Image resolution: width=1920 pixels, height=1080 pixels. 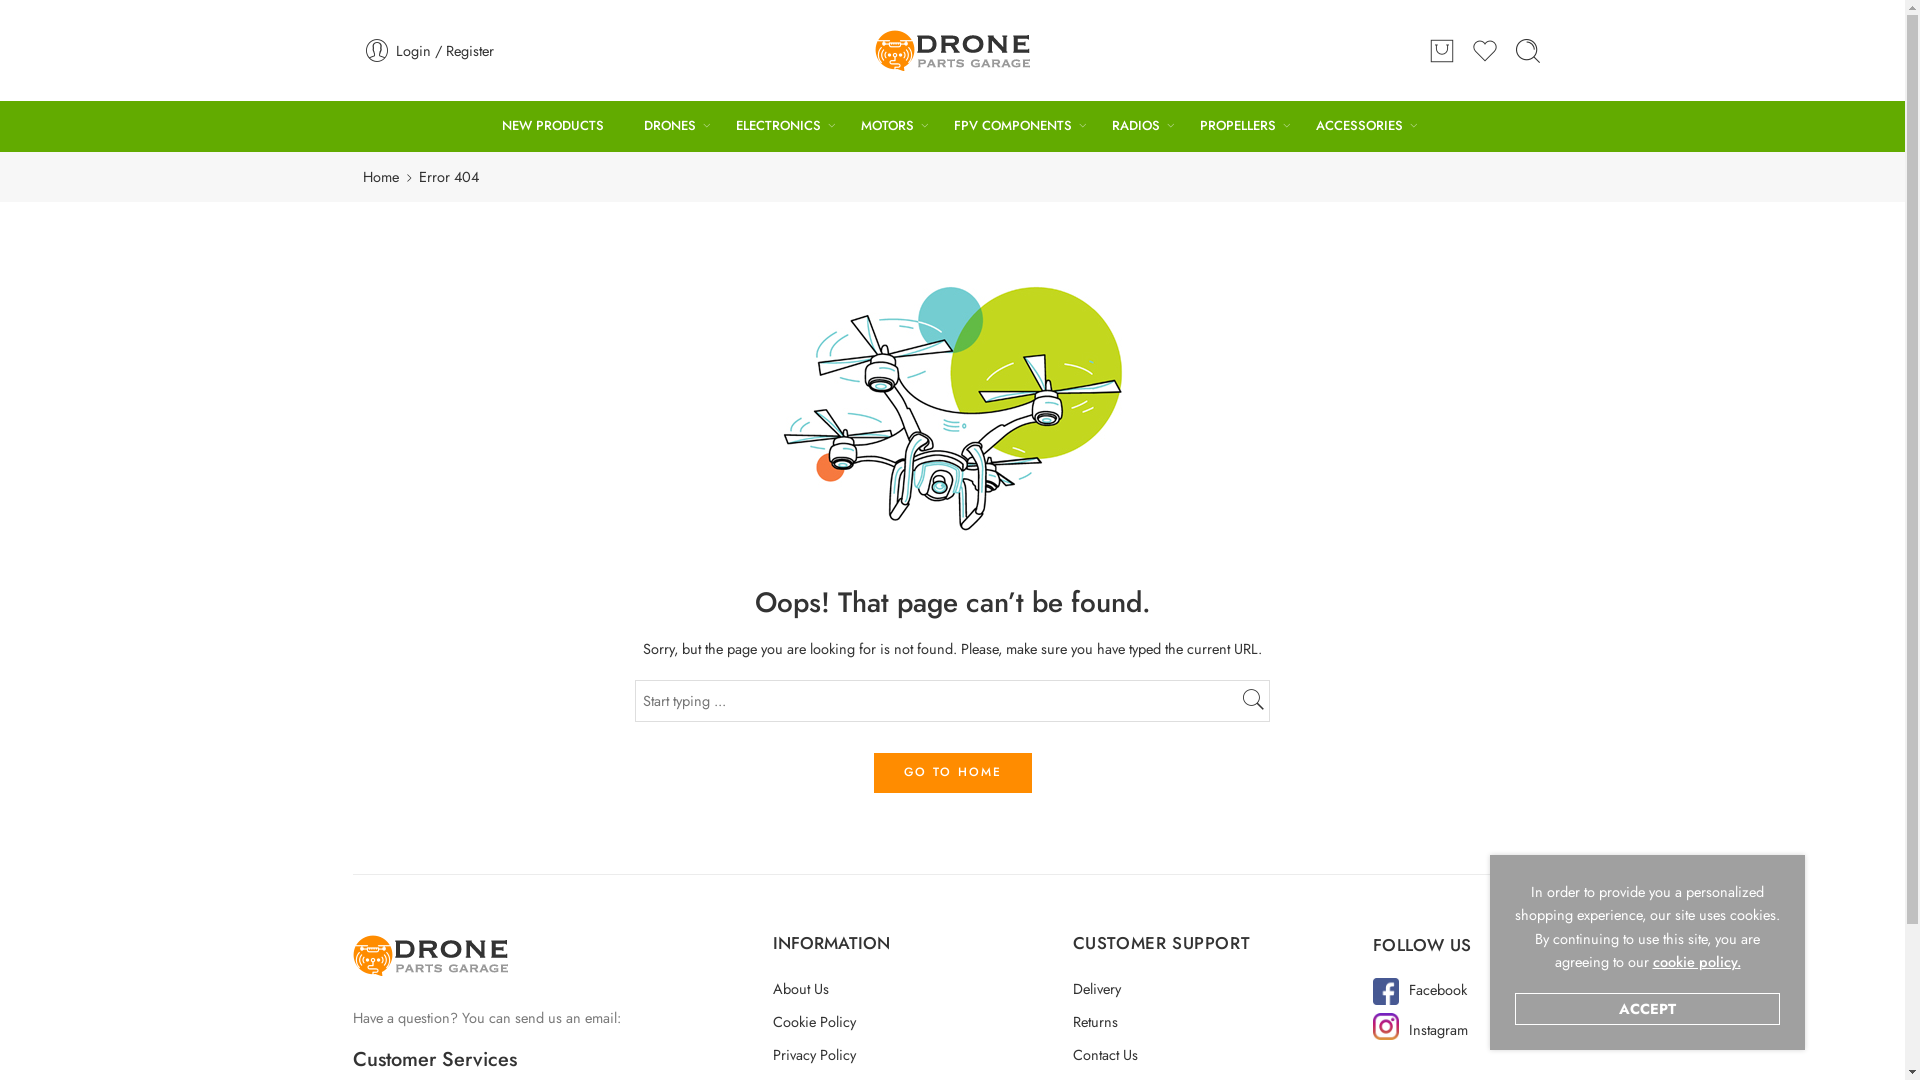 I want to click on 'RADIOS', so click(x=1136, y=126).